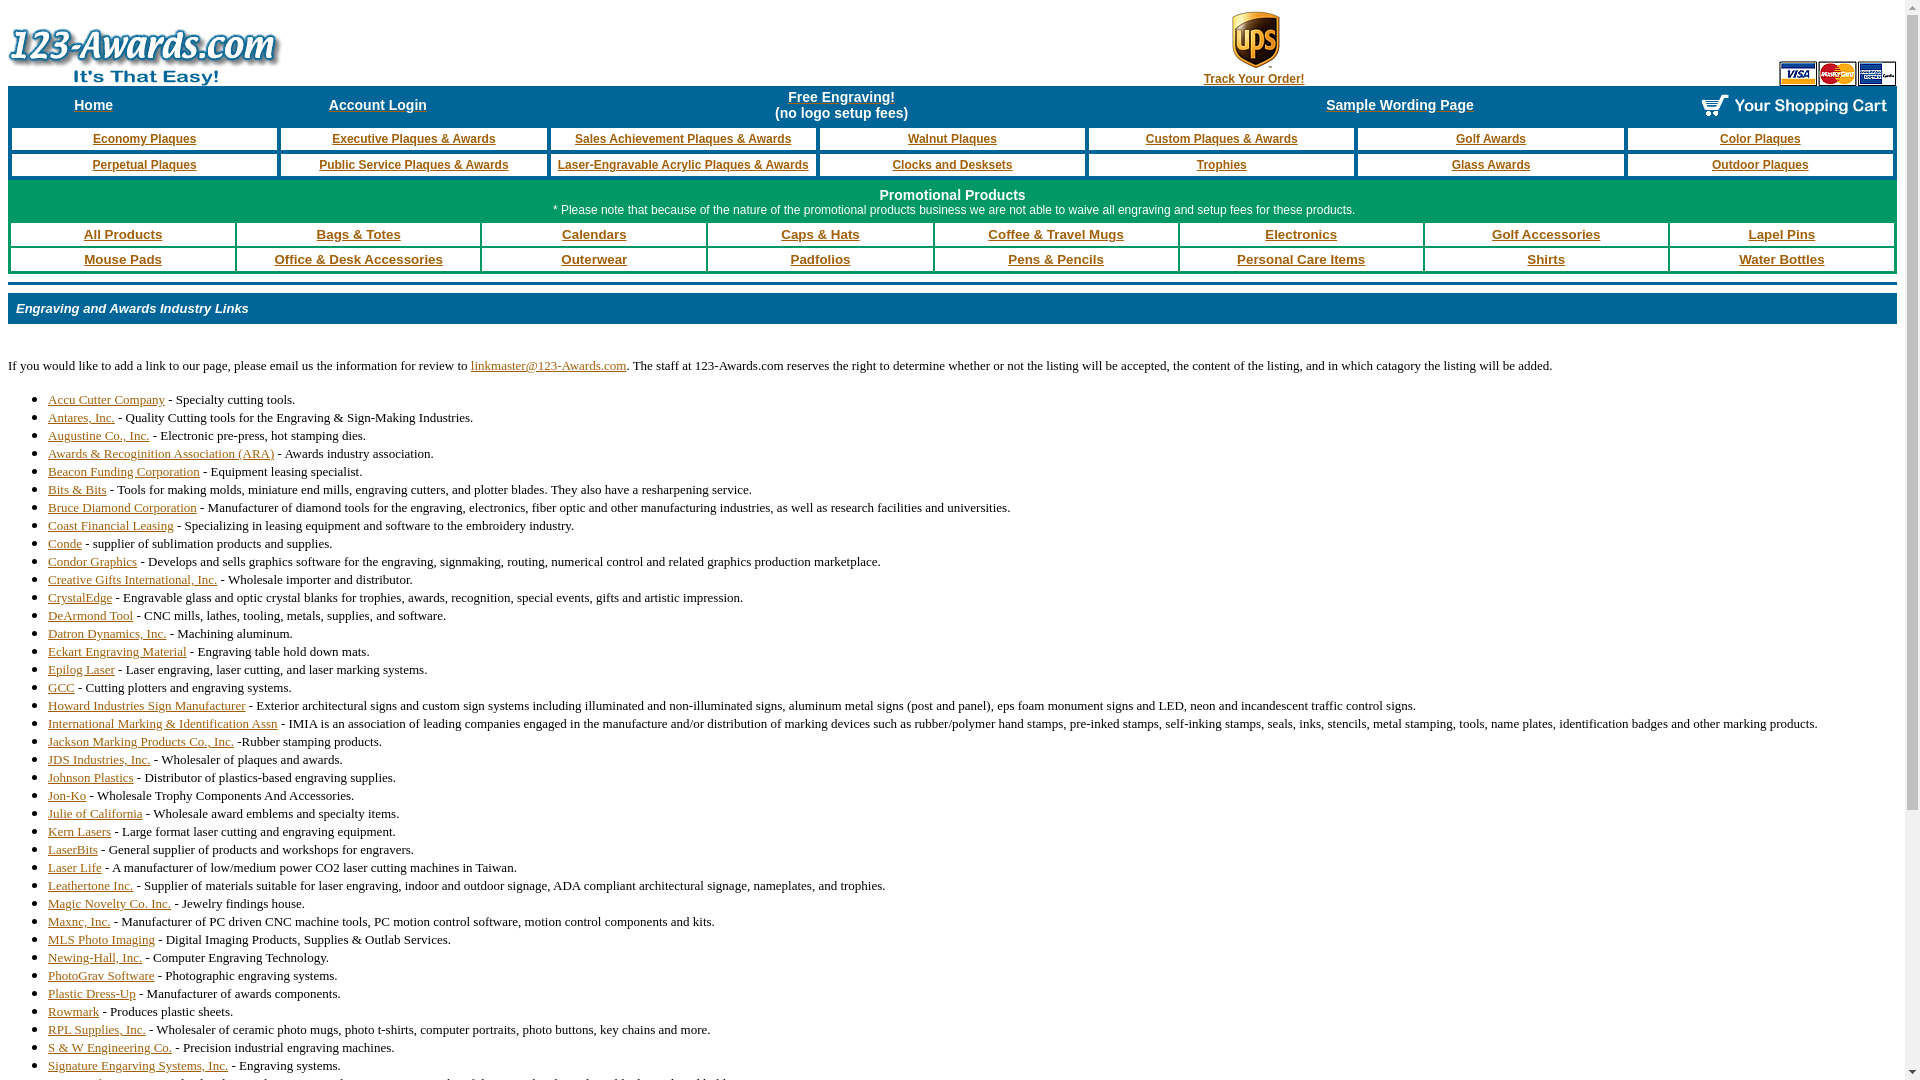 Image resolution: width=1920 pixels, height=1080 pixels. What do you see at coordinates (91, 561) in the screenshot?
I see `'Condor Graphics'` at bounding box center [91, 561].